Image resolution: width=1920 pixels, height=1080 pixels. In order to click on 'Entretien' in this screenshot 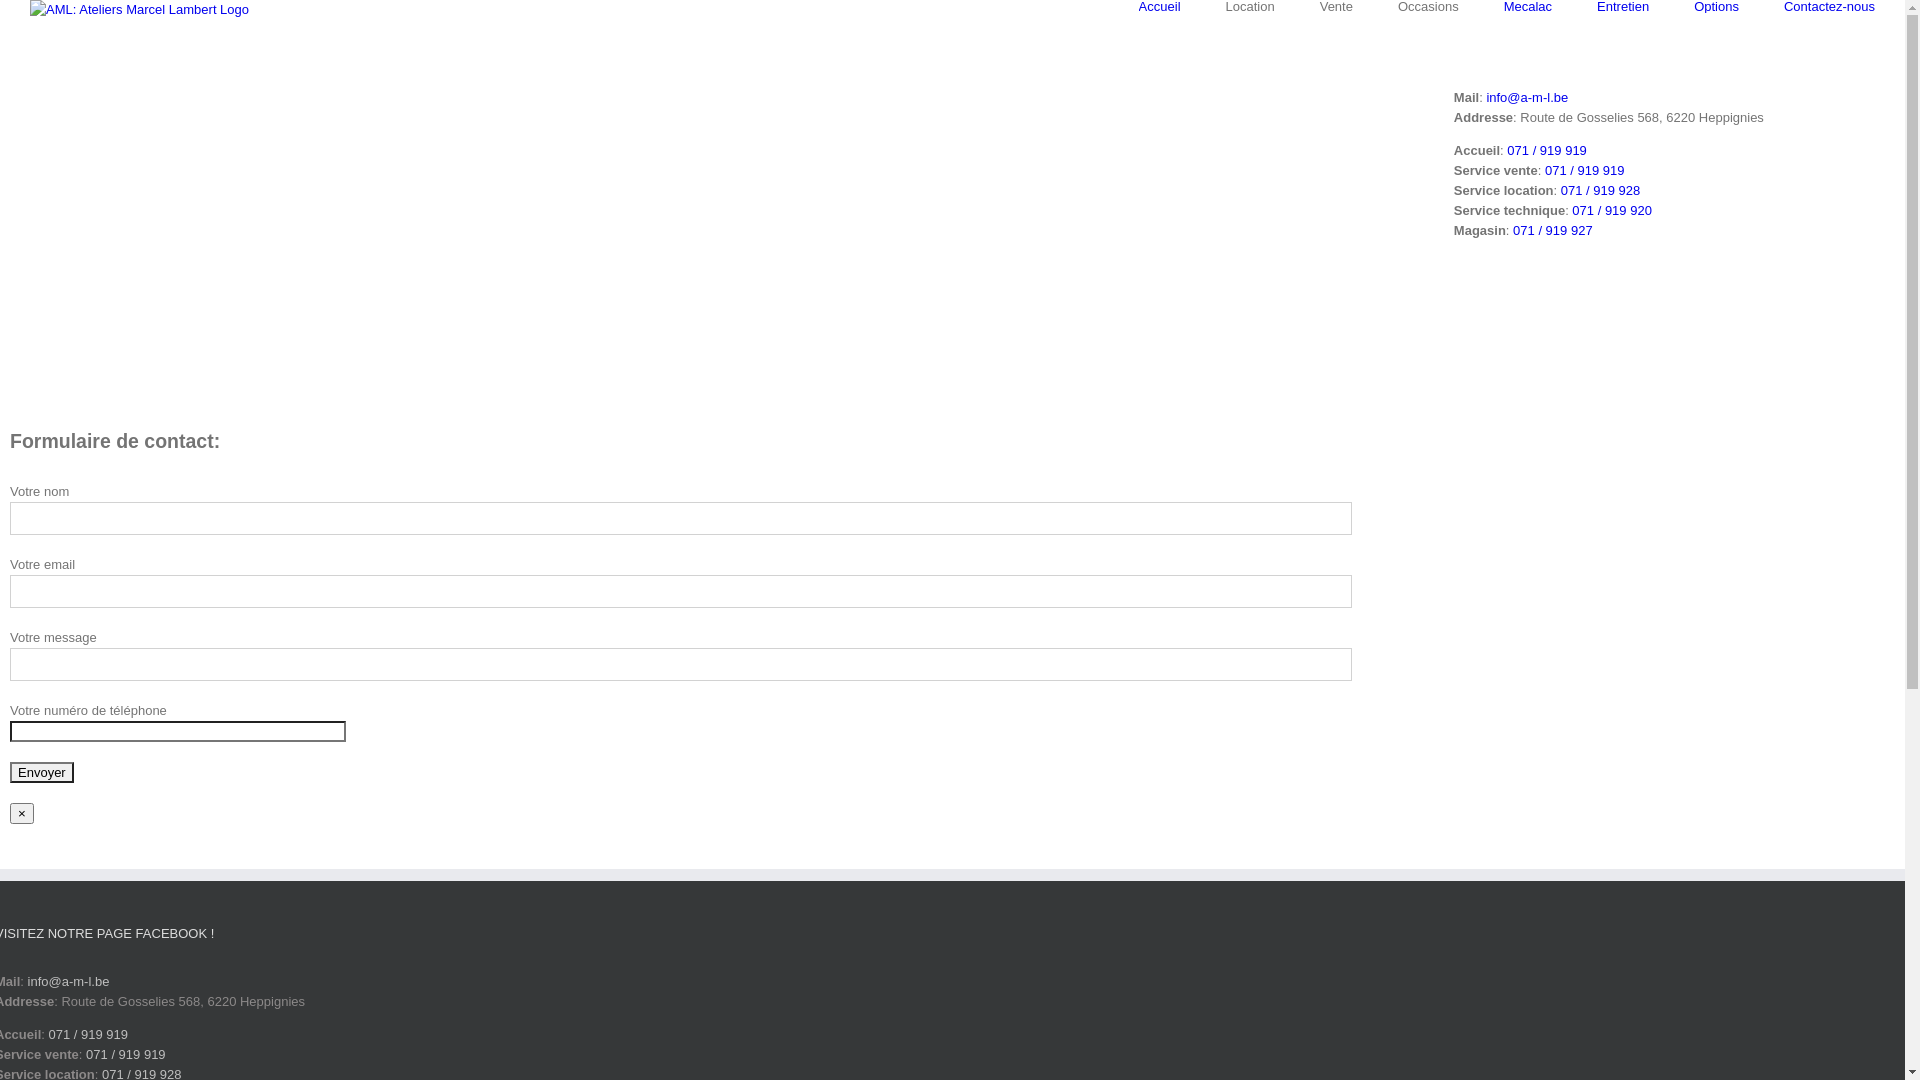, I will do `click(1622, 6)`.